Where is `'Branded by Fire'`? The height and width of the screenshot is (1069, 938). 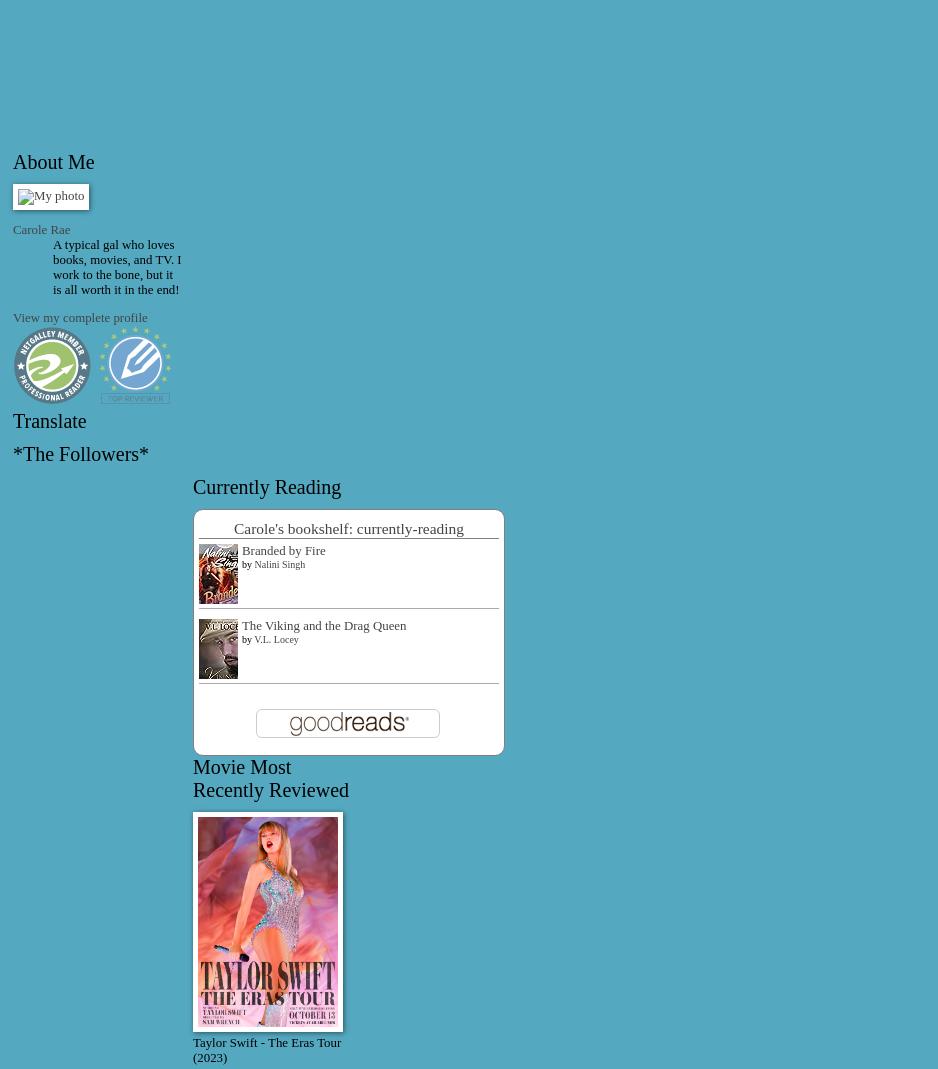 'Branded by Fire' is located at coordinates (283, 550).